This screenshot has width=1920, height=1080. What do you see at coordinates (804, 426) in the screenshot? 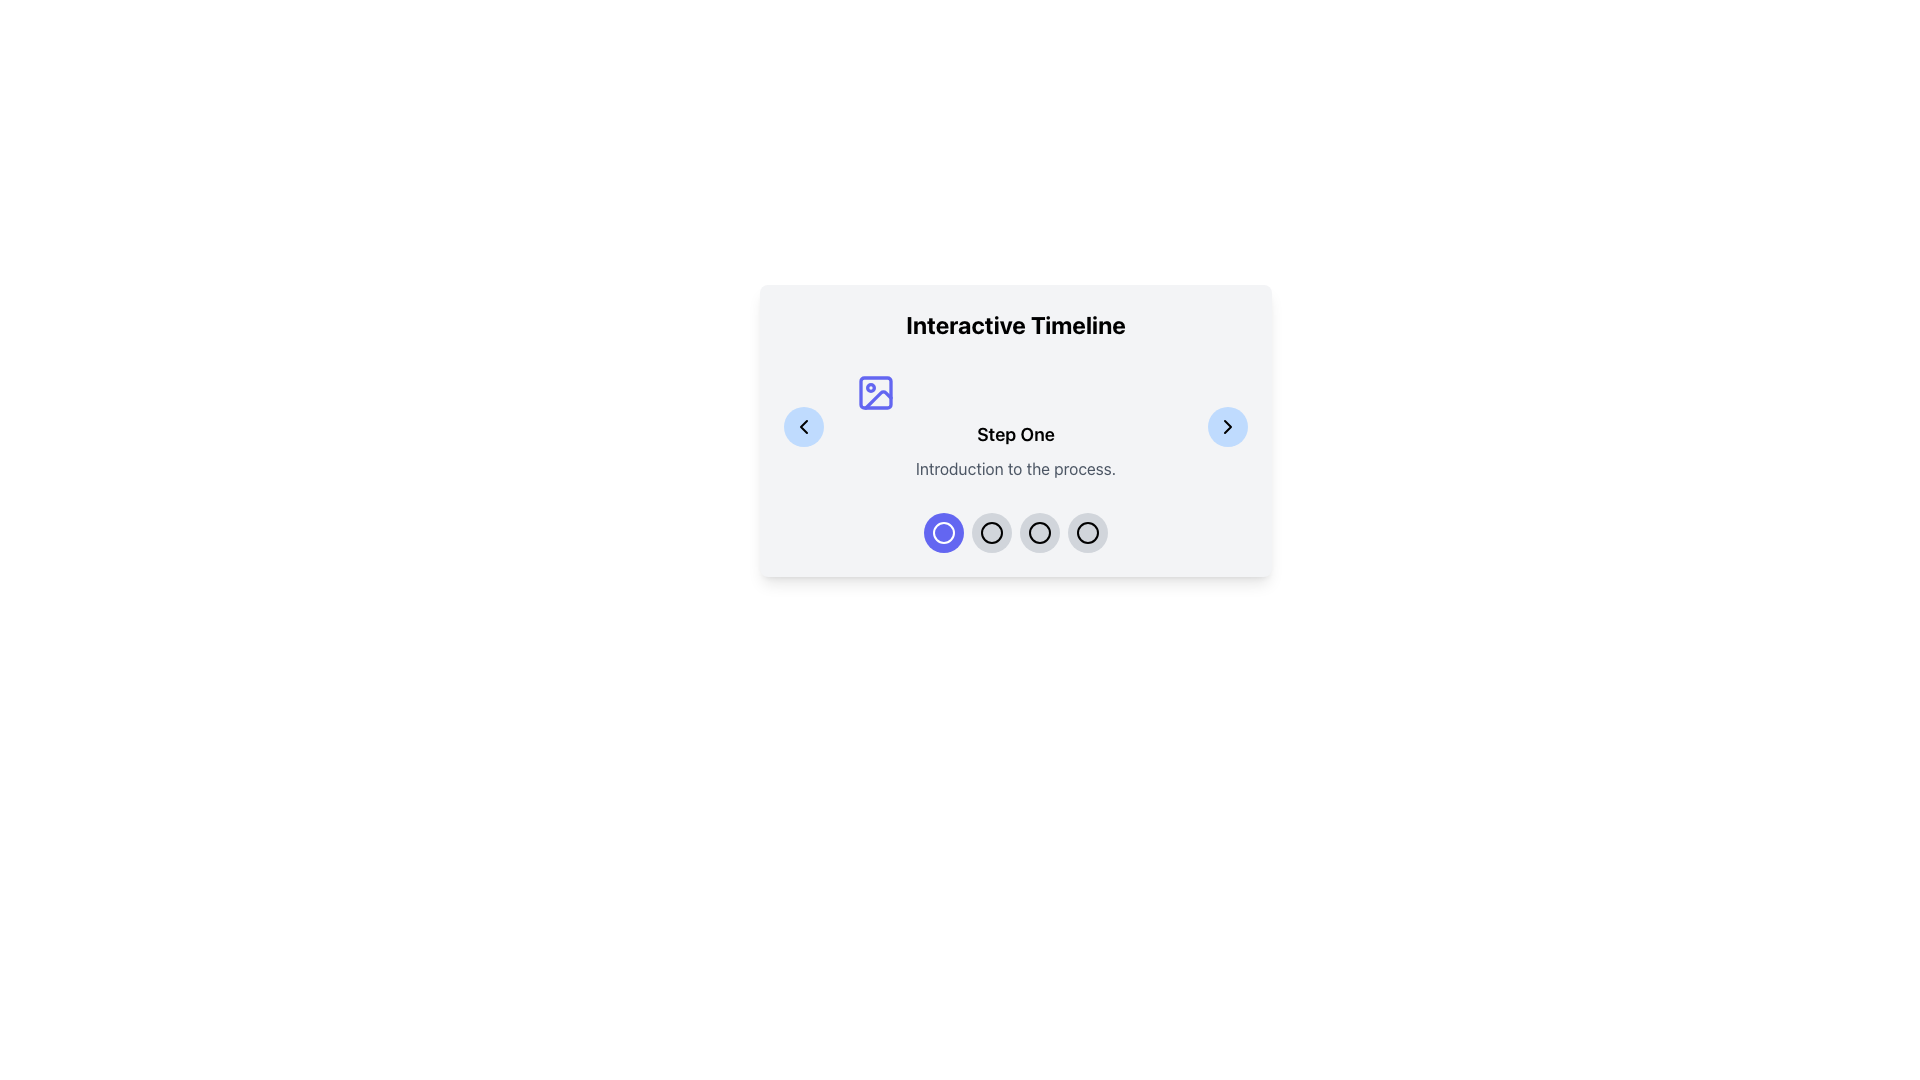
I see `the navigation button with an SVG icon located on the left side of the navigation button group` at bounding box center [804, 426].